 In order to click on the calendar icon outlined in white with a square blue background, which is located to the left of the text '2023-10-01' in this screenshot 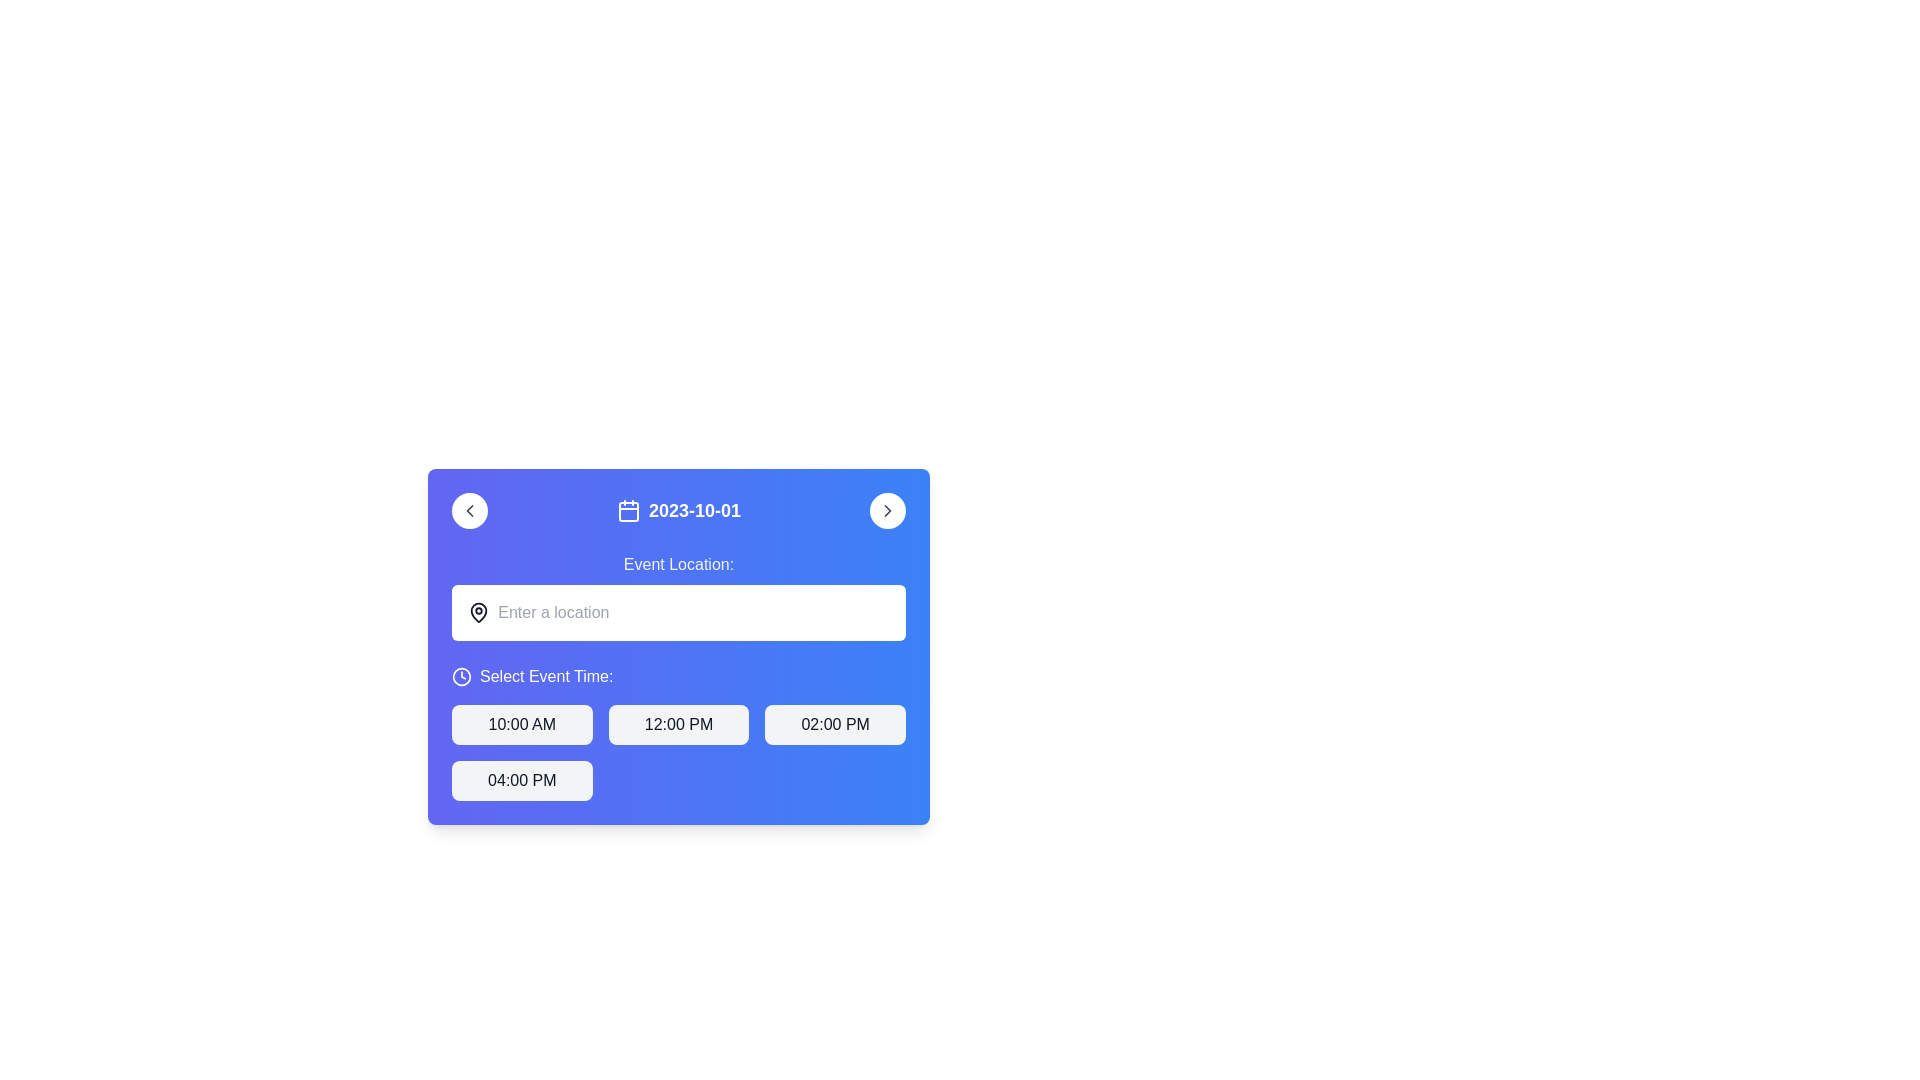, I will do `click(627, 509)`.